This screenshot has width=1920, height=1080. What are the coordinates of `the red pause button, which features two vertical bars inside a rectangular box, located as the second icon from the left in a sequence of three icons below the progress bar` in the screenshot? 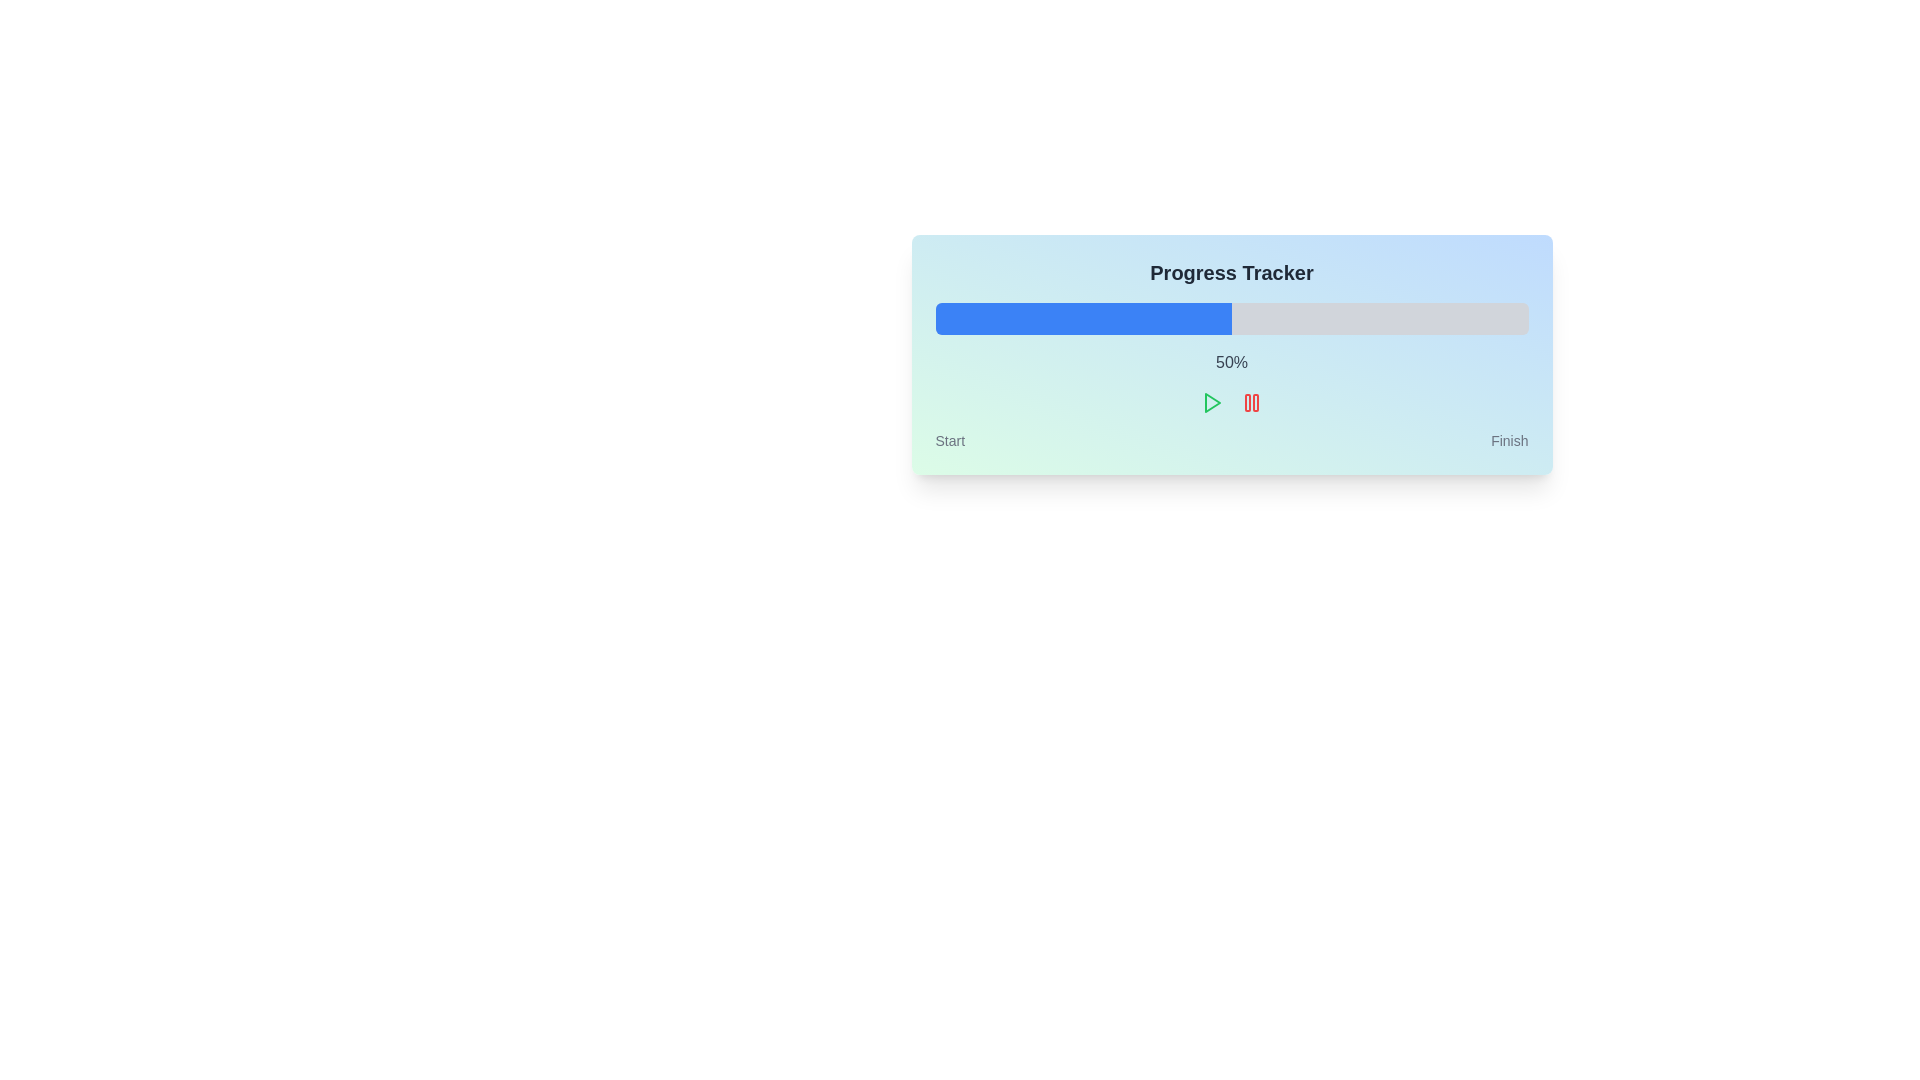 It's located at (1251, 402).